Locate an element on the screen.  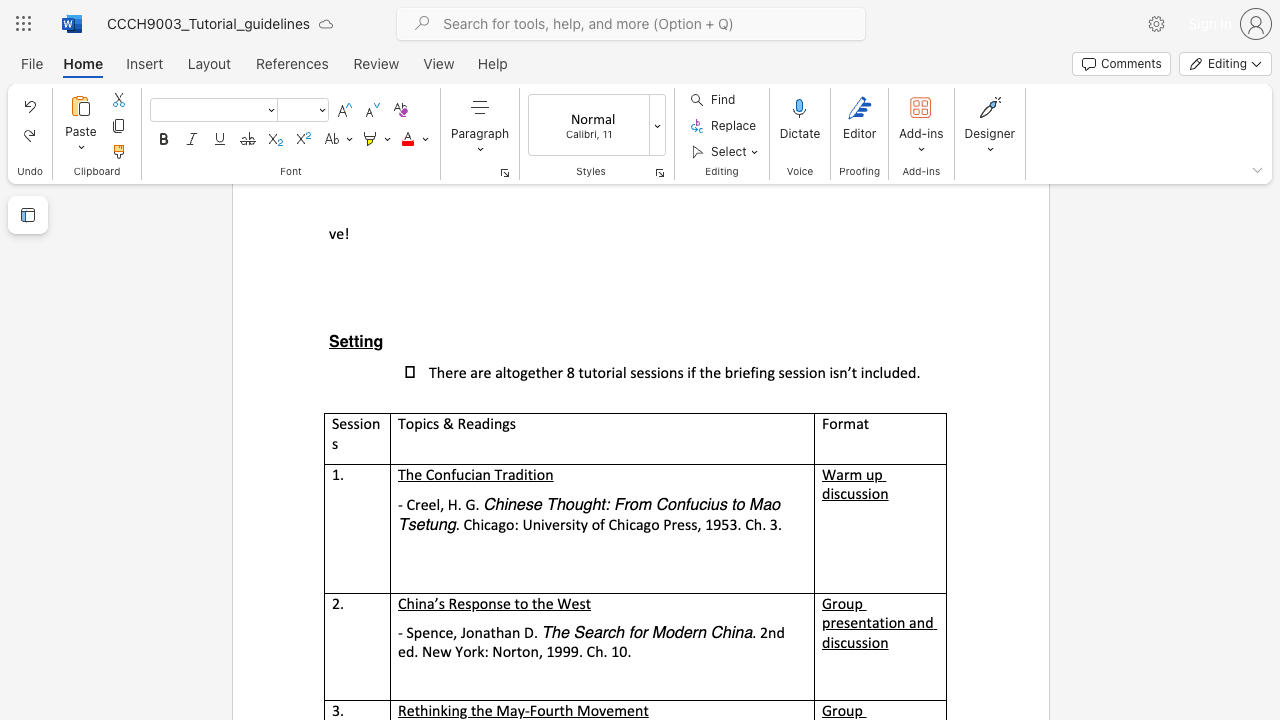
the subset text "Co" within the text "The Confucian Tradition" is located at coordinates (424, 474).